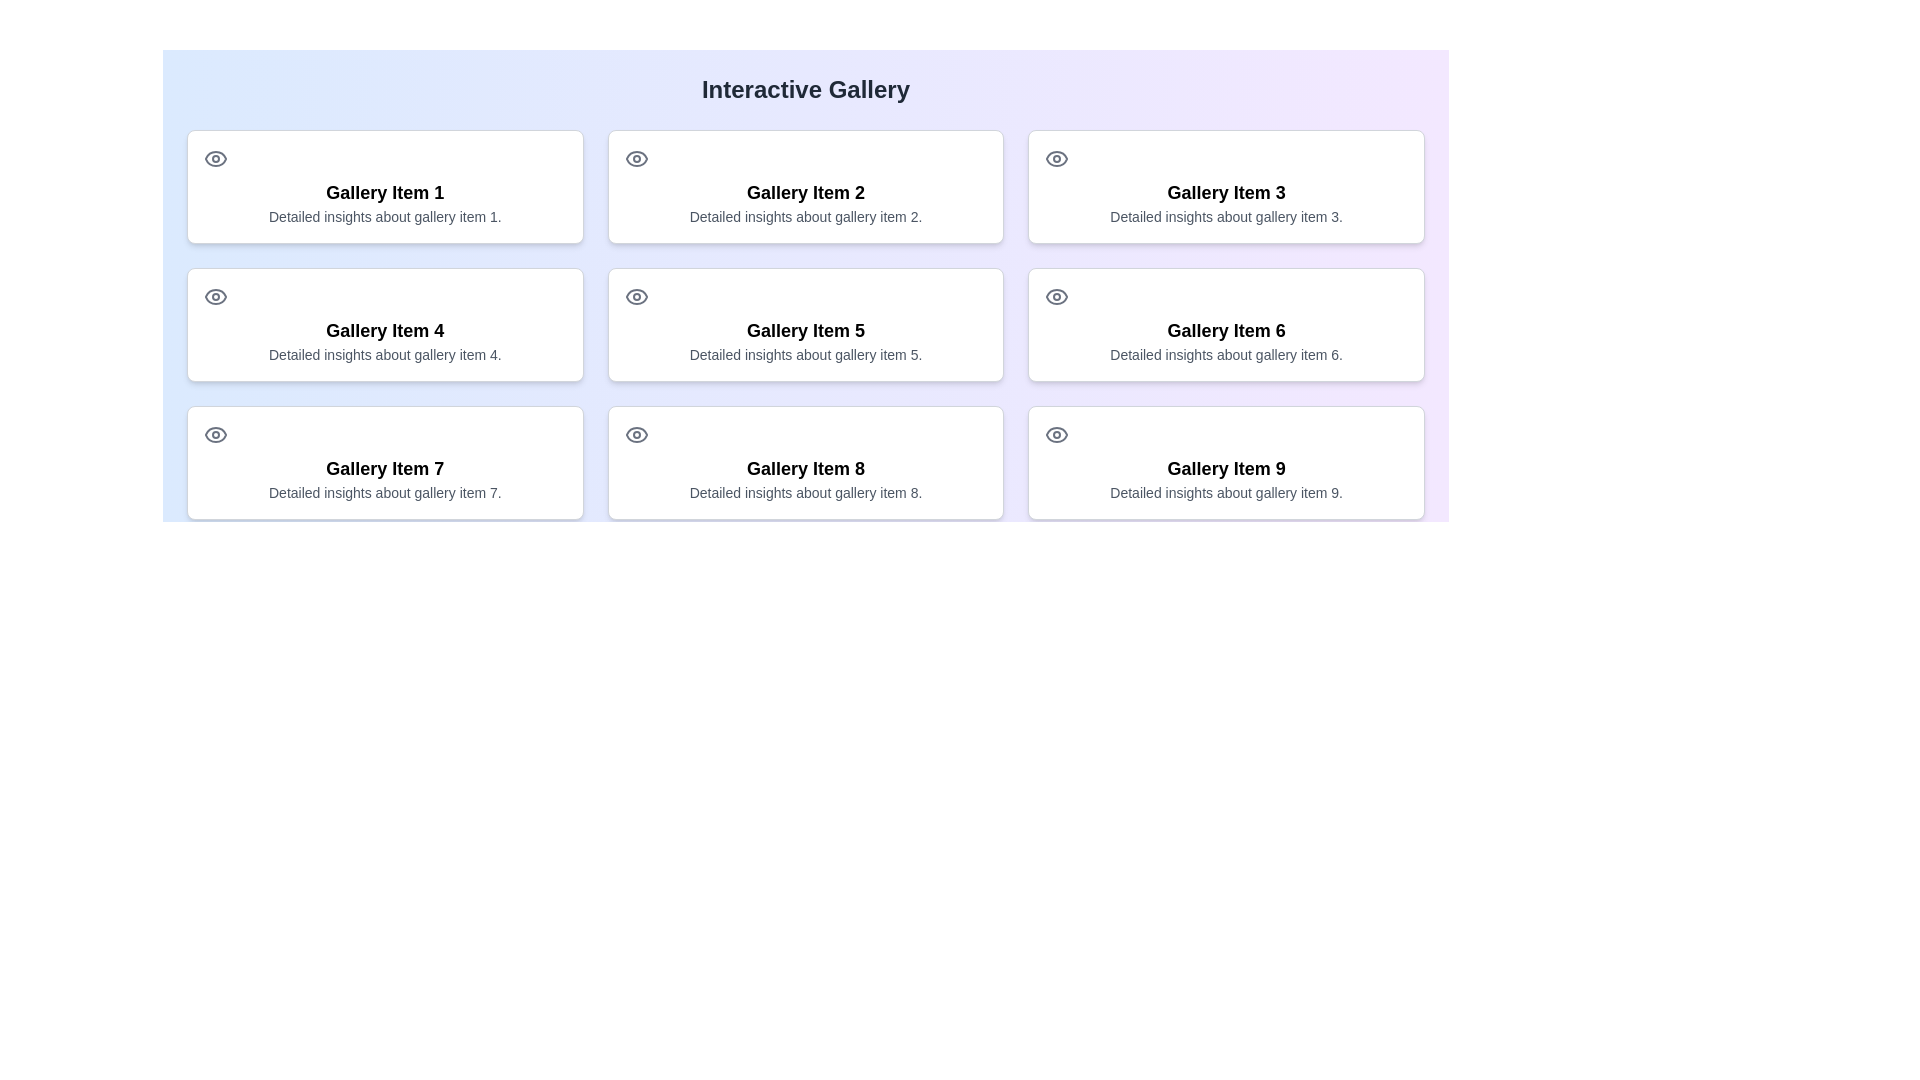 The height and width of the screenshot is (1080, 1920). Describe the element at coordinates (1225, 353) in the screenshot. I see `the text element that provides detailed insights about gallery item 6, located beneath the title 'Gallery Item 6' in the middle column of the second row of the gallery grid` at that location.